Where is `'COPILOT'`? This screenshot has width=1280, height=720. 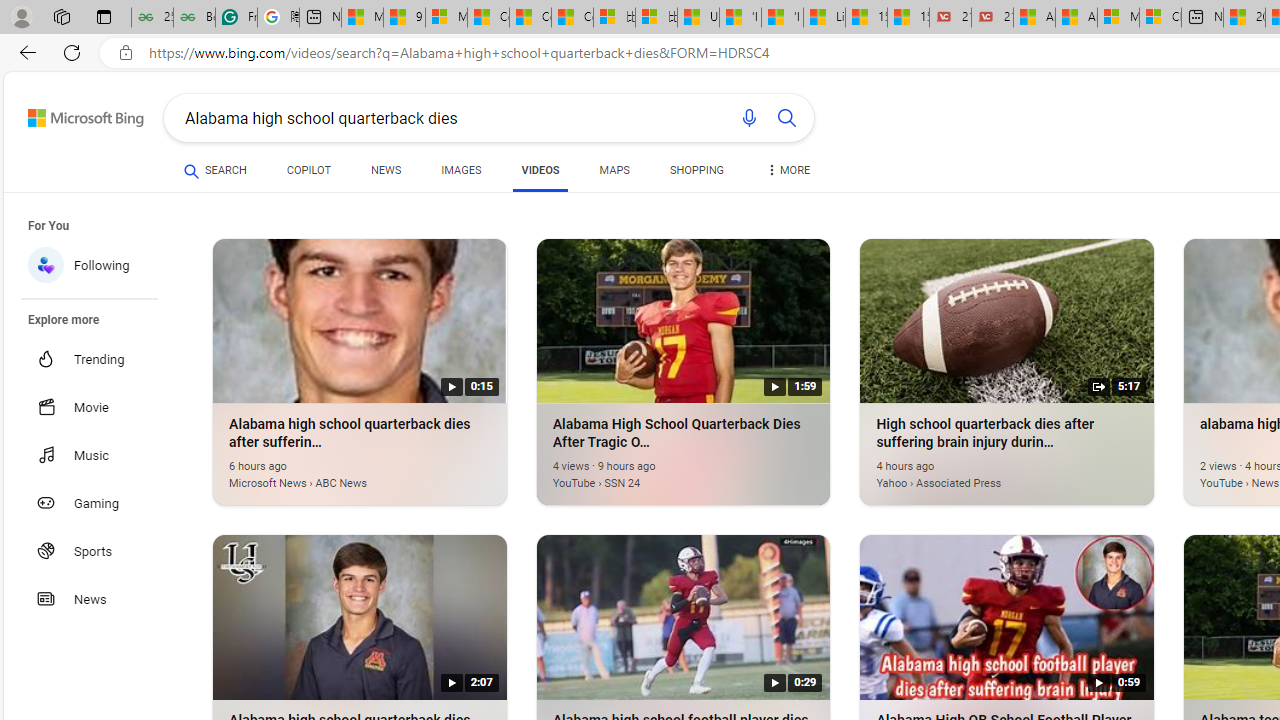
'COPILOT' is located at coordinates (307, 170).